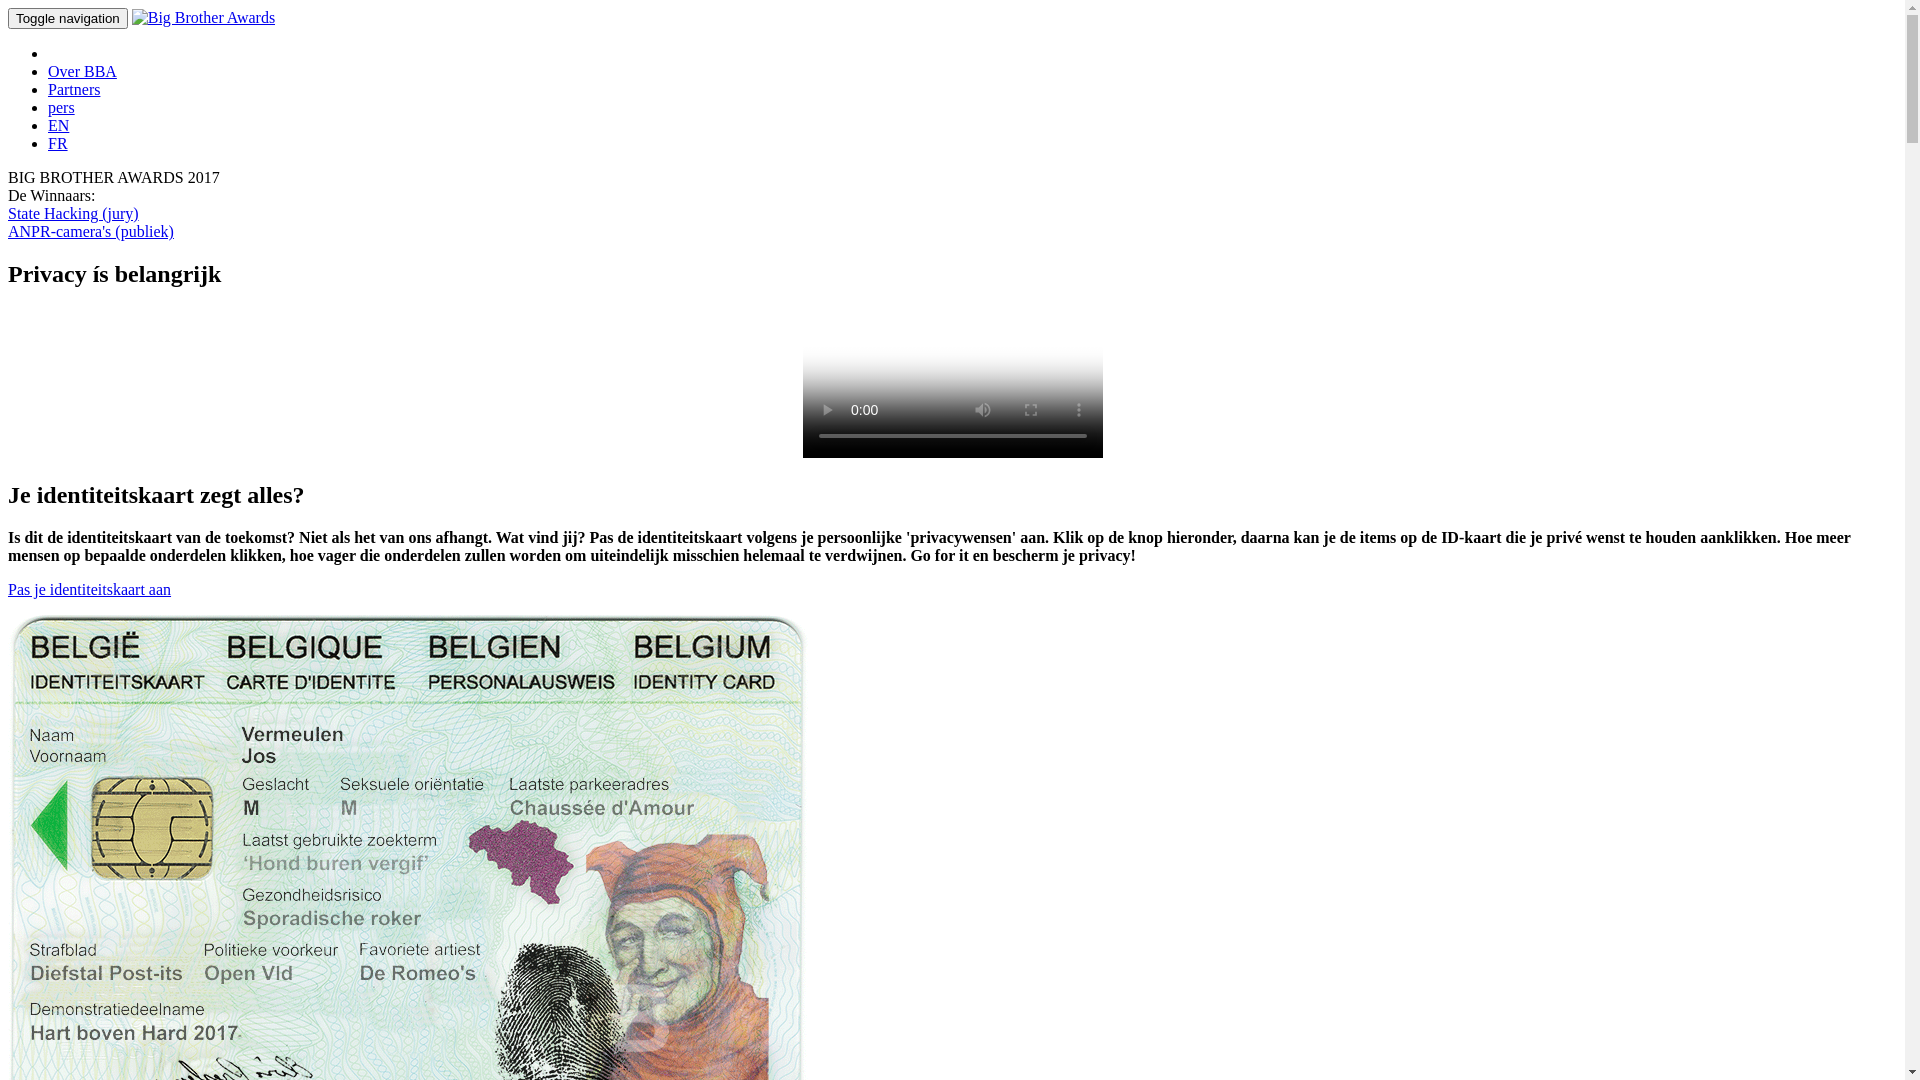 Image resolution: width=1920 pixels, height=1080 pixels. I want to click on 'ANPR-camera's (publiek)', so click(90, 230).